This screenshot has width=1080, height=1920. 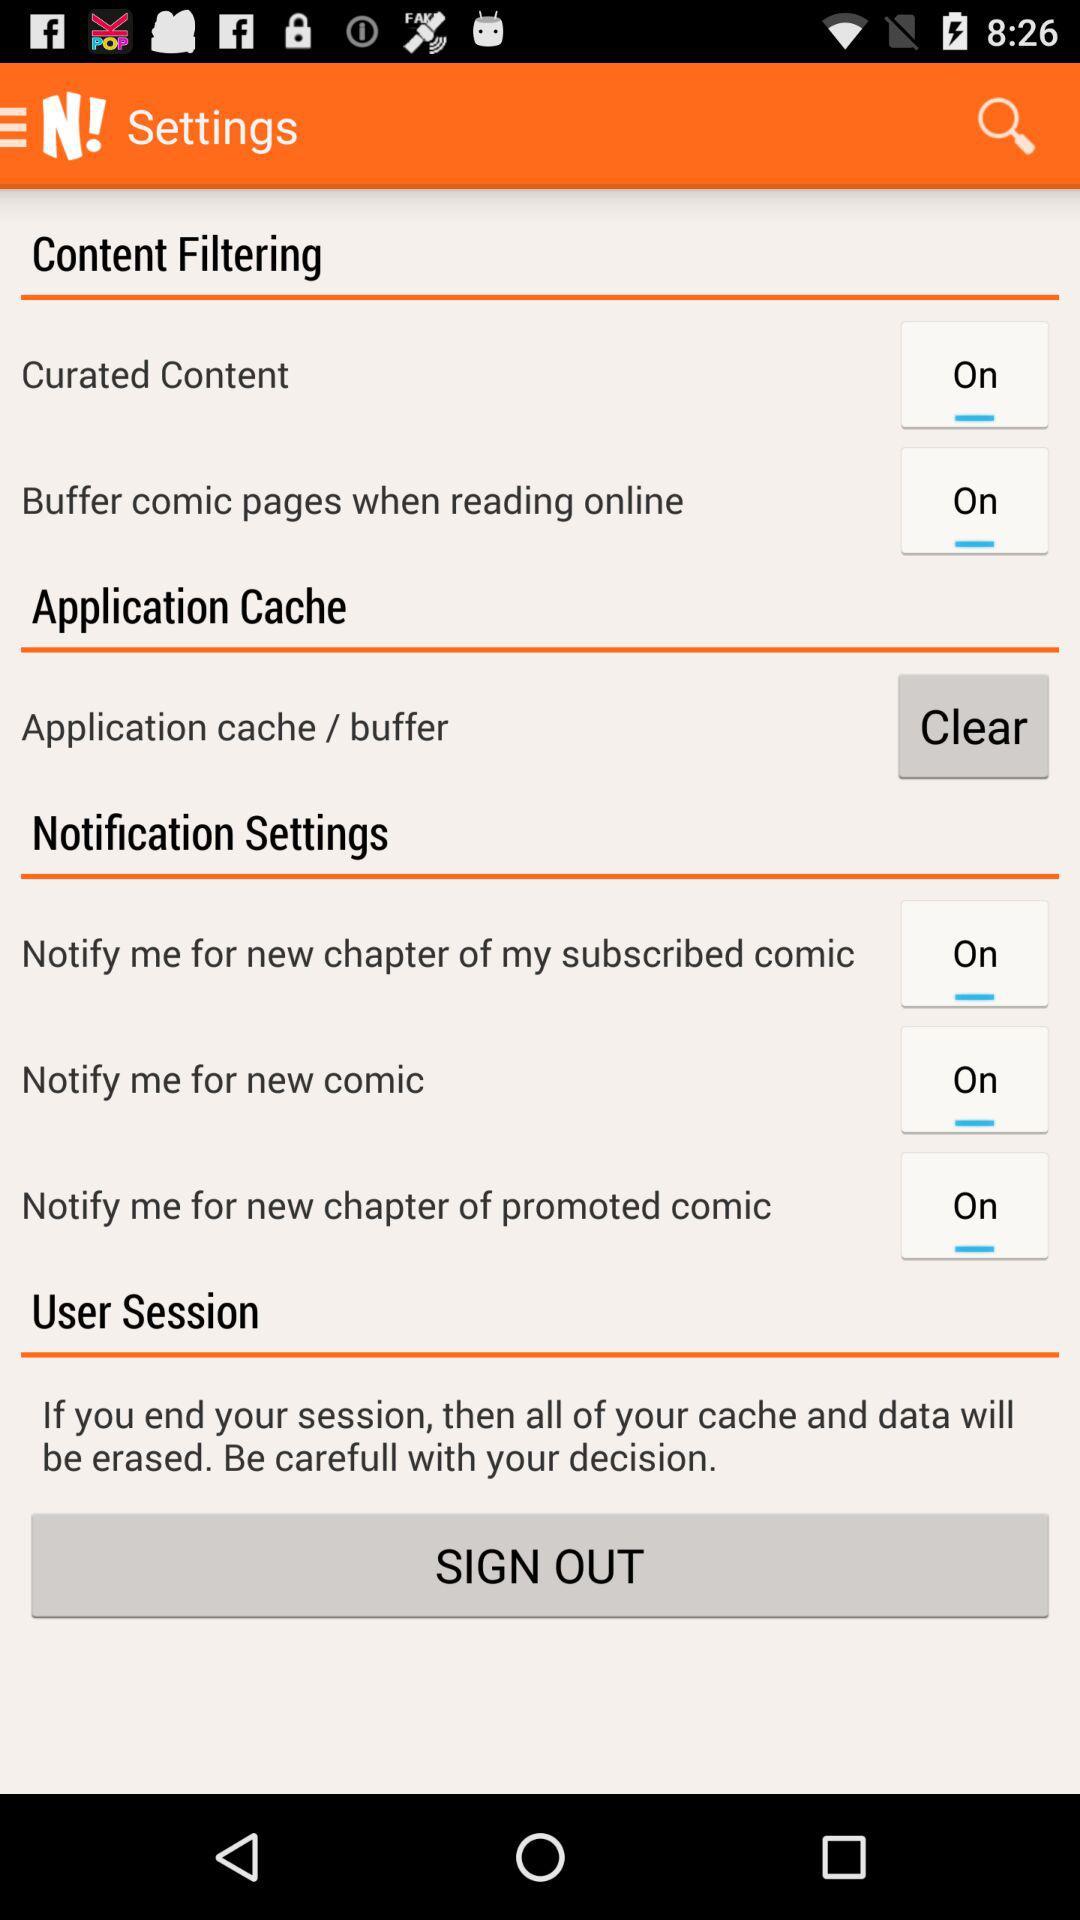 I want to click on the icon above the notification settings icon, so click(x=972, y=724).